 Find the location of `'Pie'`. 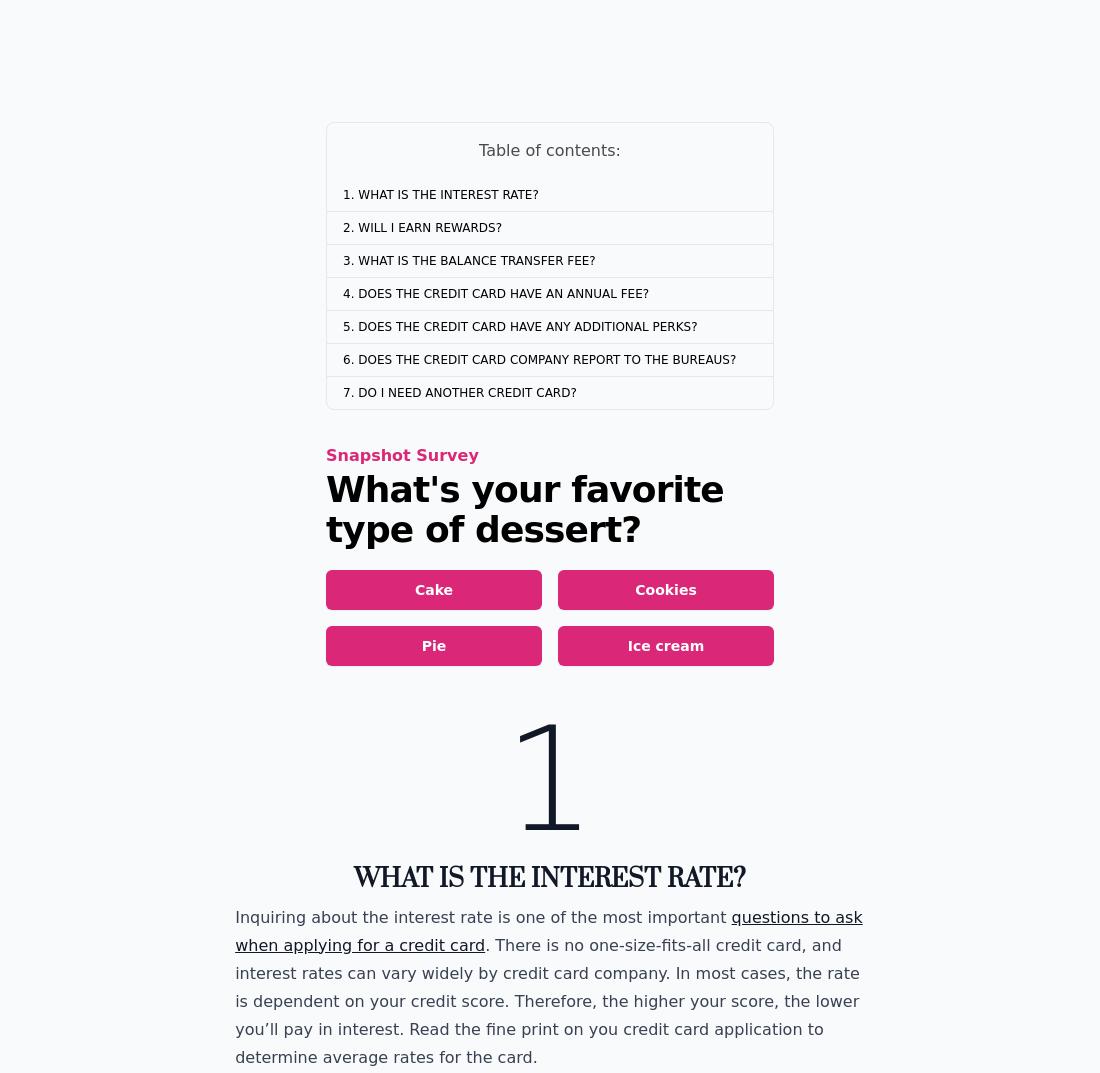

'Pie' is located at coordinates (432, 645).